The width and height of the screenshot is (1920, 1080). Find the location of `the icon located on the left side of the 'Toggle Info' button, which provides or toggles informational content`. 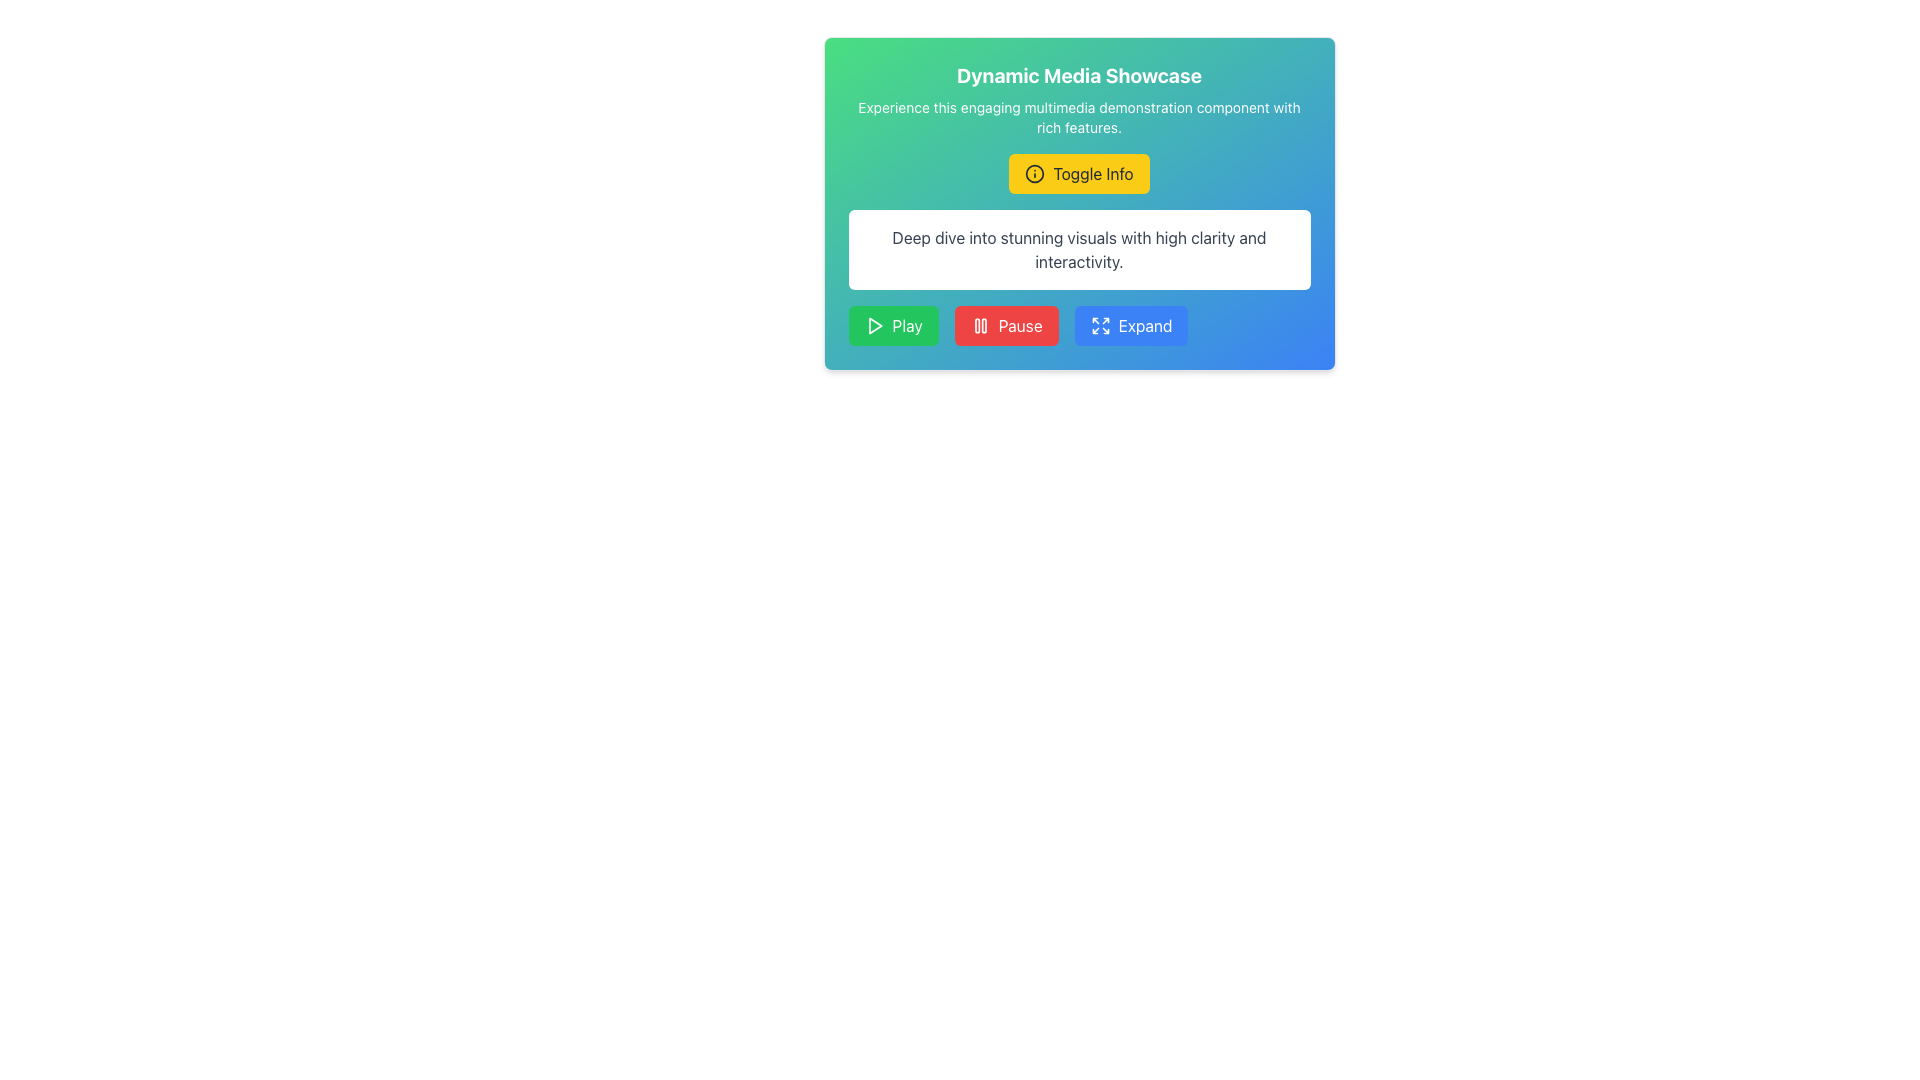

the icon located on the left side of the 'Toggle Info' button, which provides or toggles informational content is located at coordinates (1035, 172).